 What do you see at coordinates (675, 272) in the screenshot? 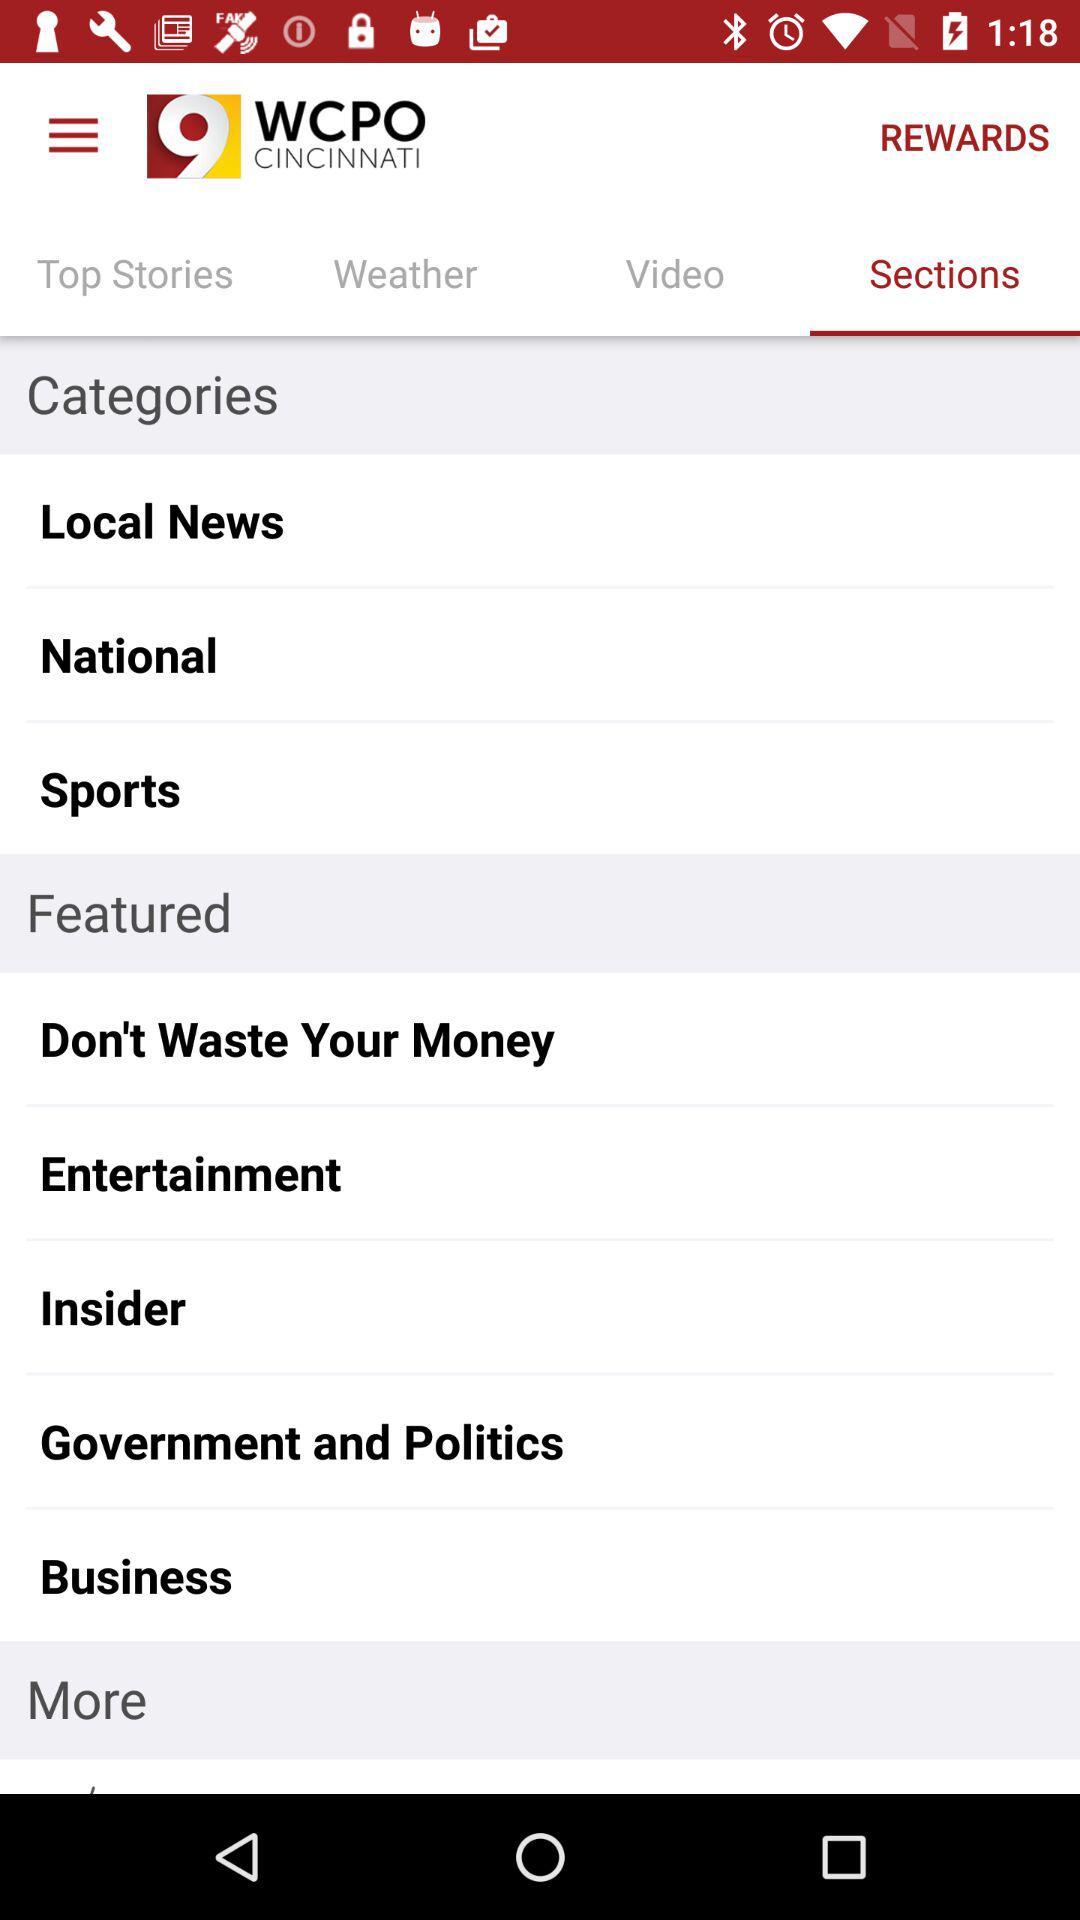
I see `the tab videos on the web page` at bounding box center [675, 272].